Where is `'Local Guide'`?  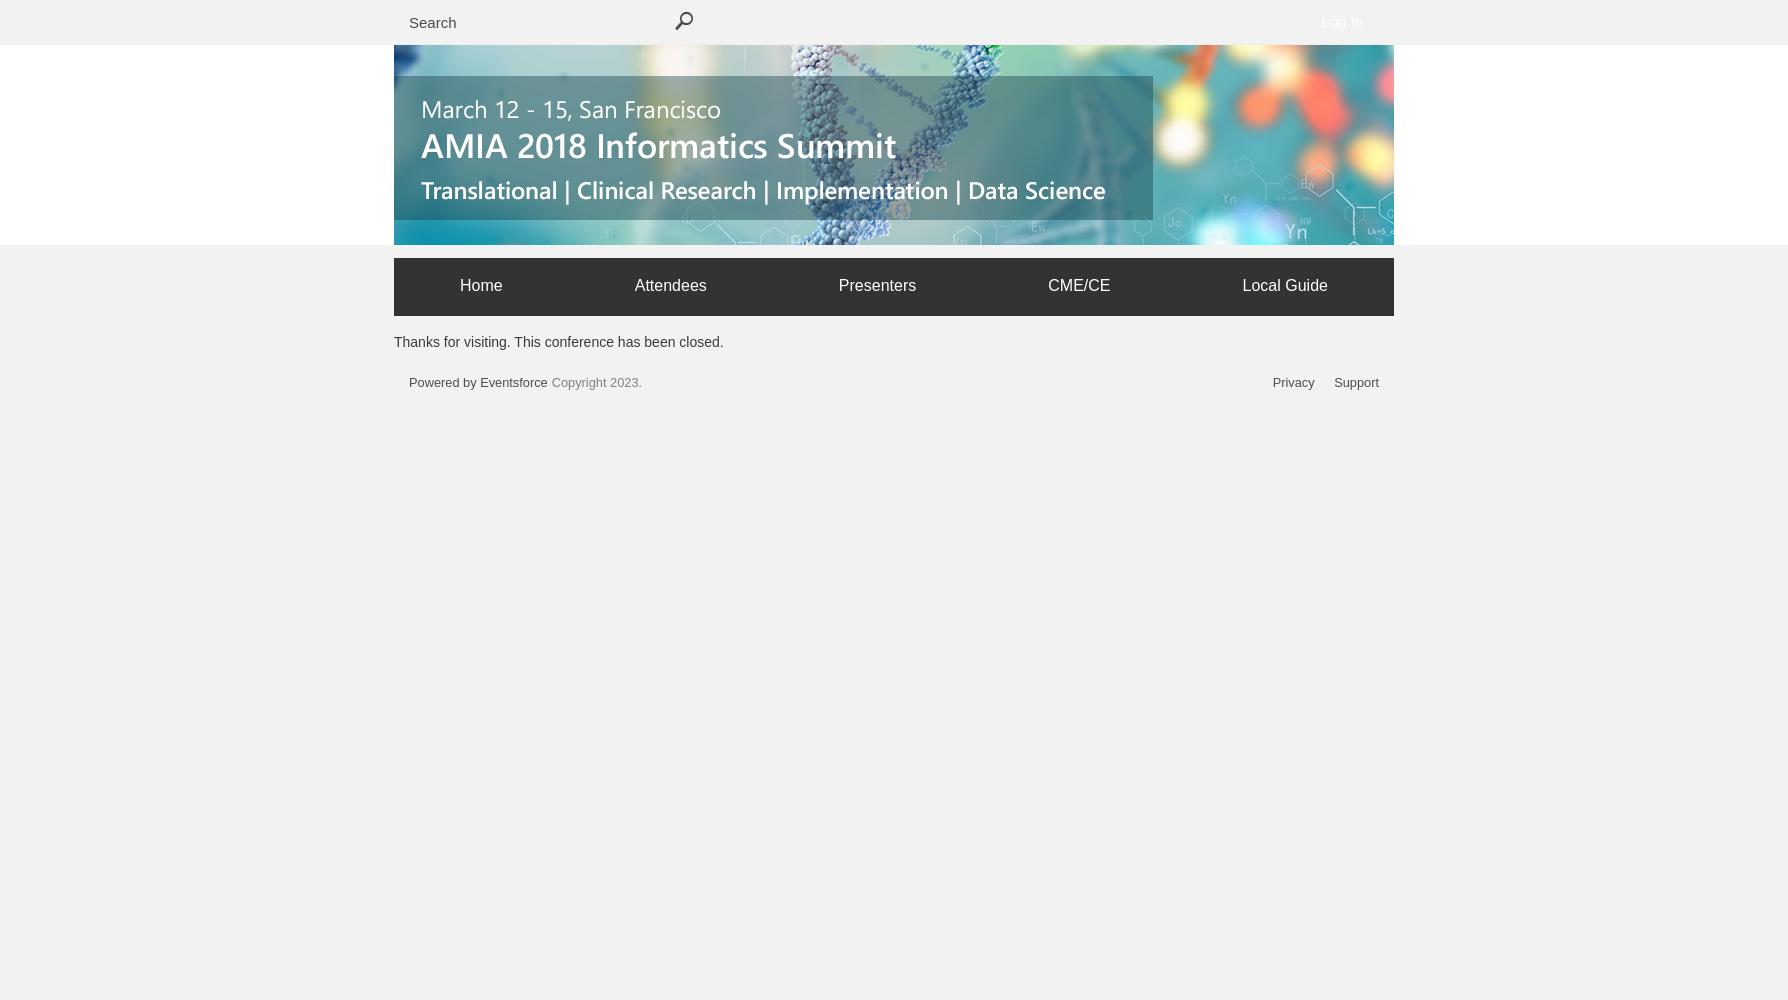 'Local Guide' is located at coordinates (1283, 284).